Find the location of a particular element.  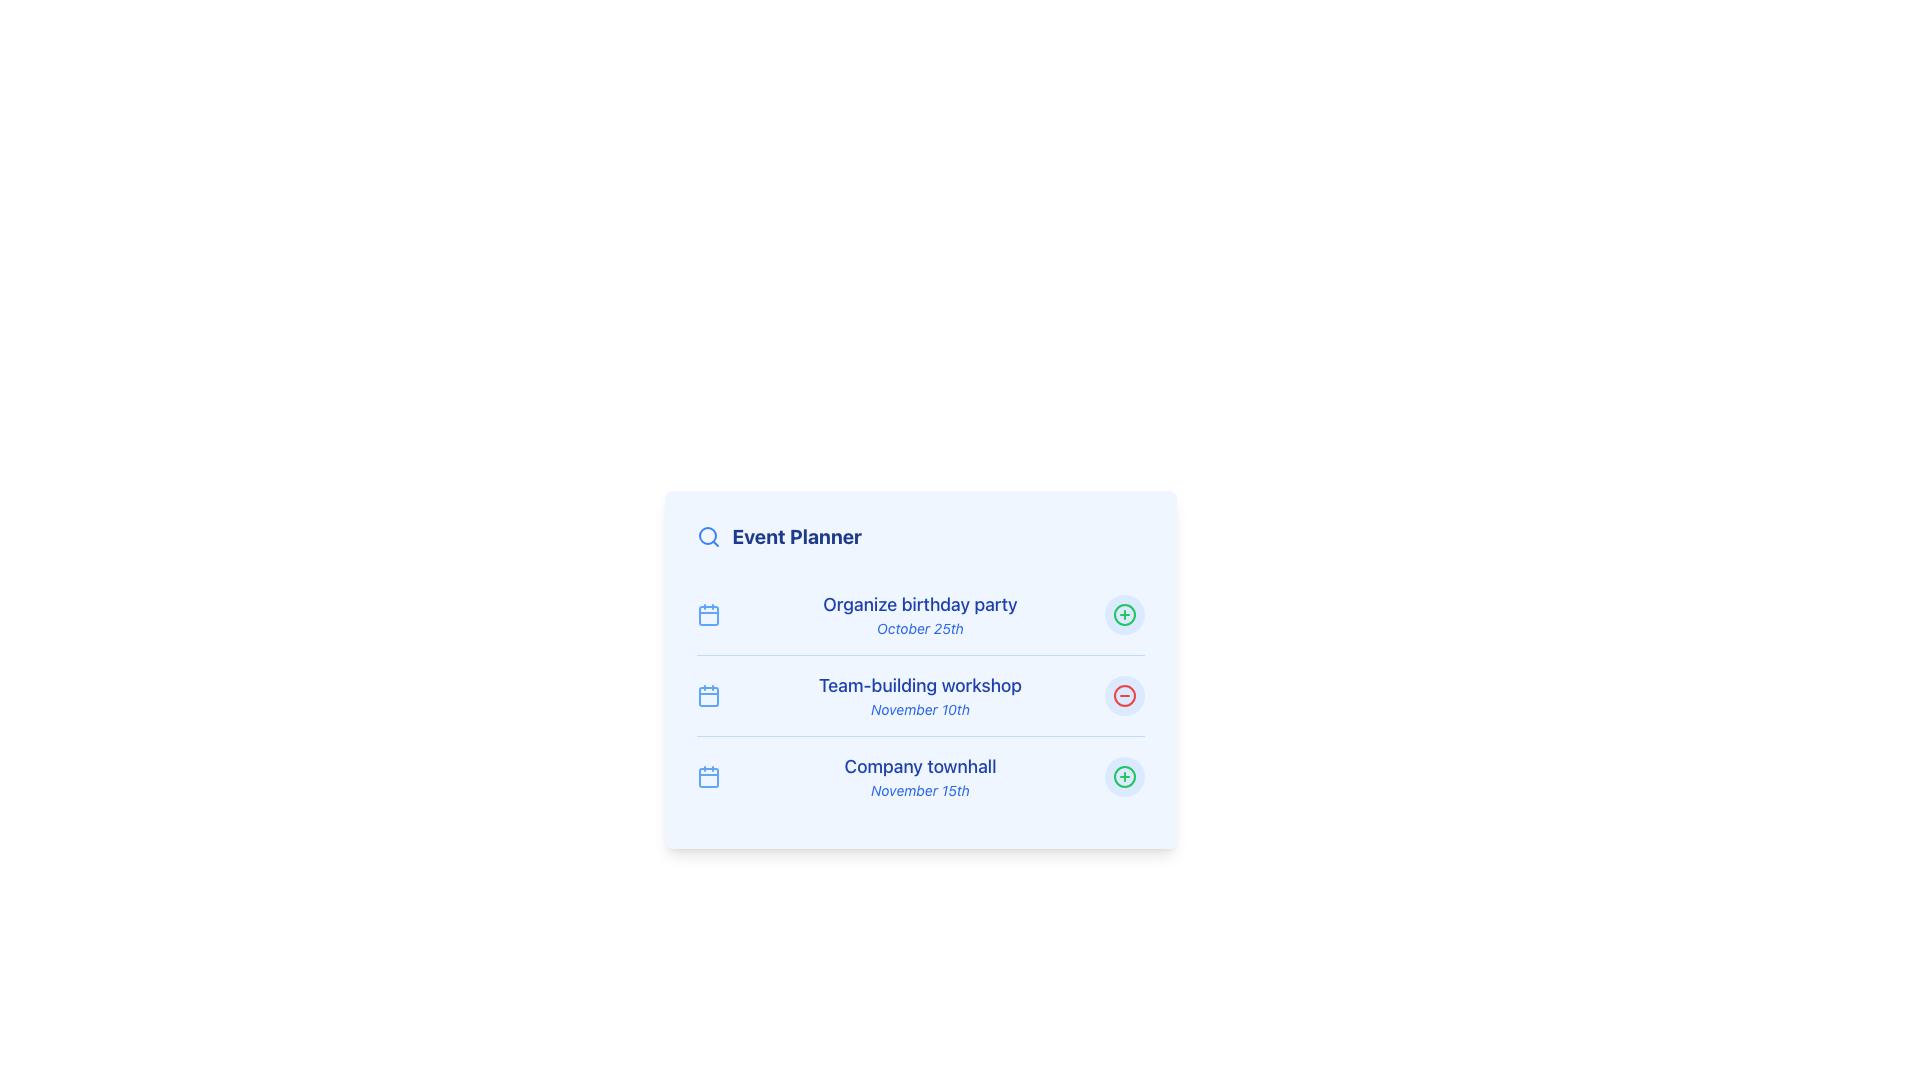

the circle within the magnifying glass icon located to the left of the 'Event Planner' text in the header at the top of the card is located at coordinates (707, 535).